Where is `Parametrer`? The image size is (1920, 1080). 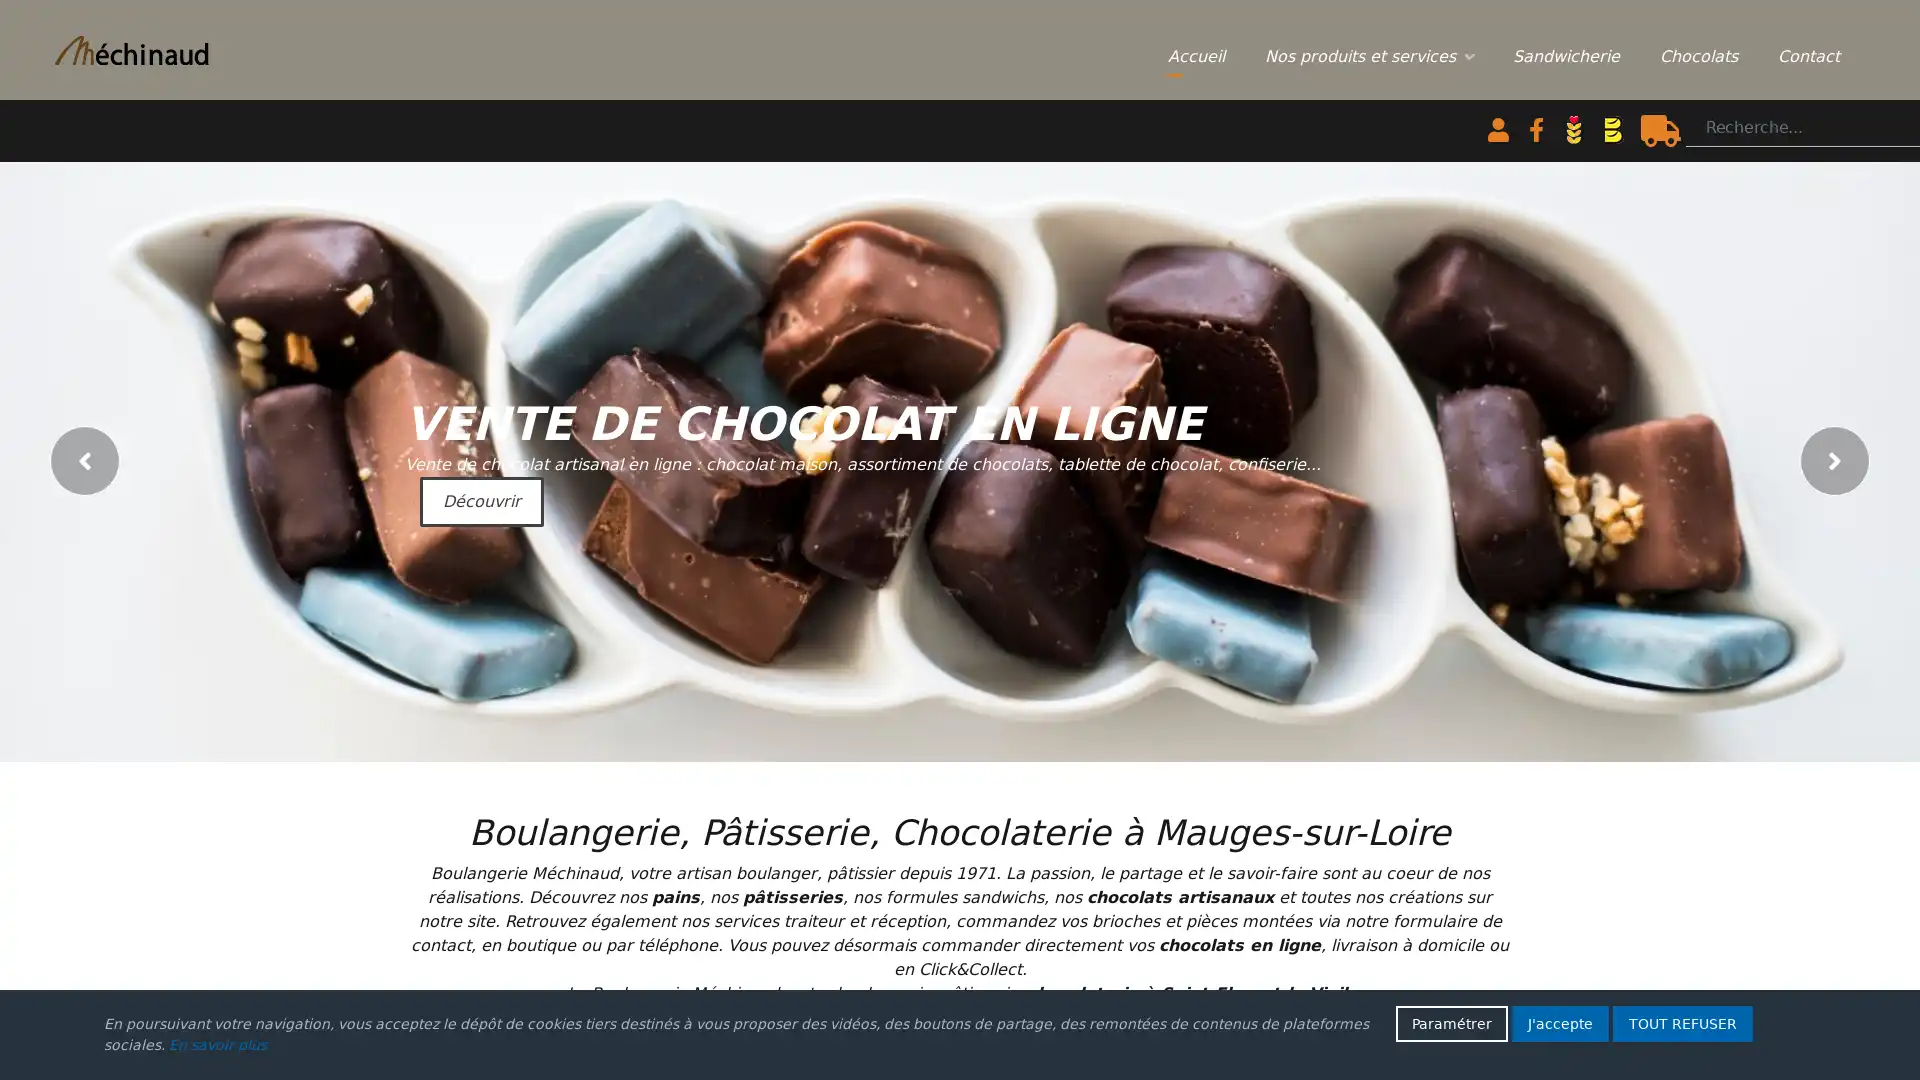
Parametrer is located at coordinates (1451, 1023).